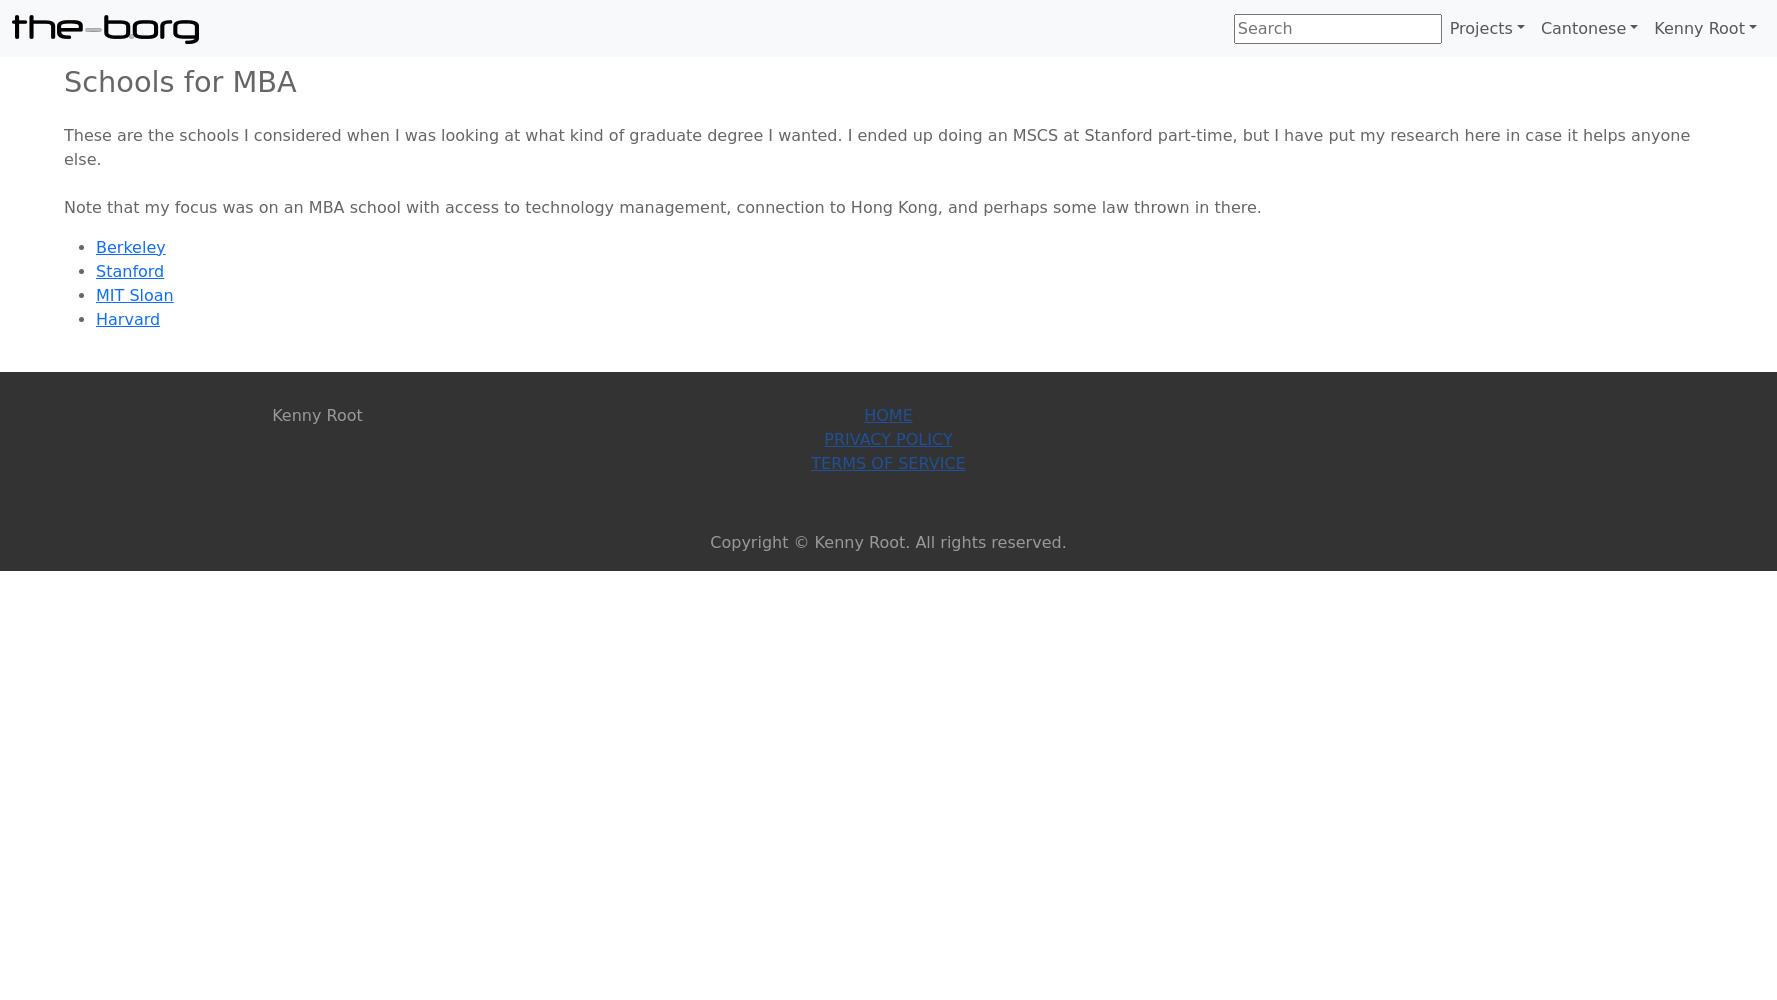 This screenshot has height=1000, width=1777. Describe the element at coordinates (179, 81) in the screenshot. I see `'Schools for MBA'` at that location.